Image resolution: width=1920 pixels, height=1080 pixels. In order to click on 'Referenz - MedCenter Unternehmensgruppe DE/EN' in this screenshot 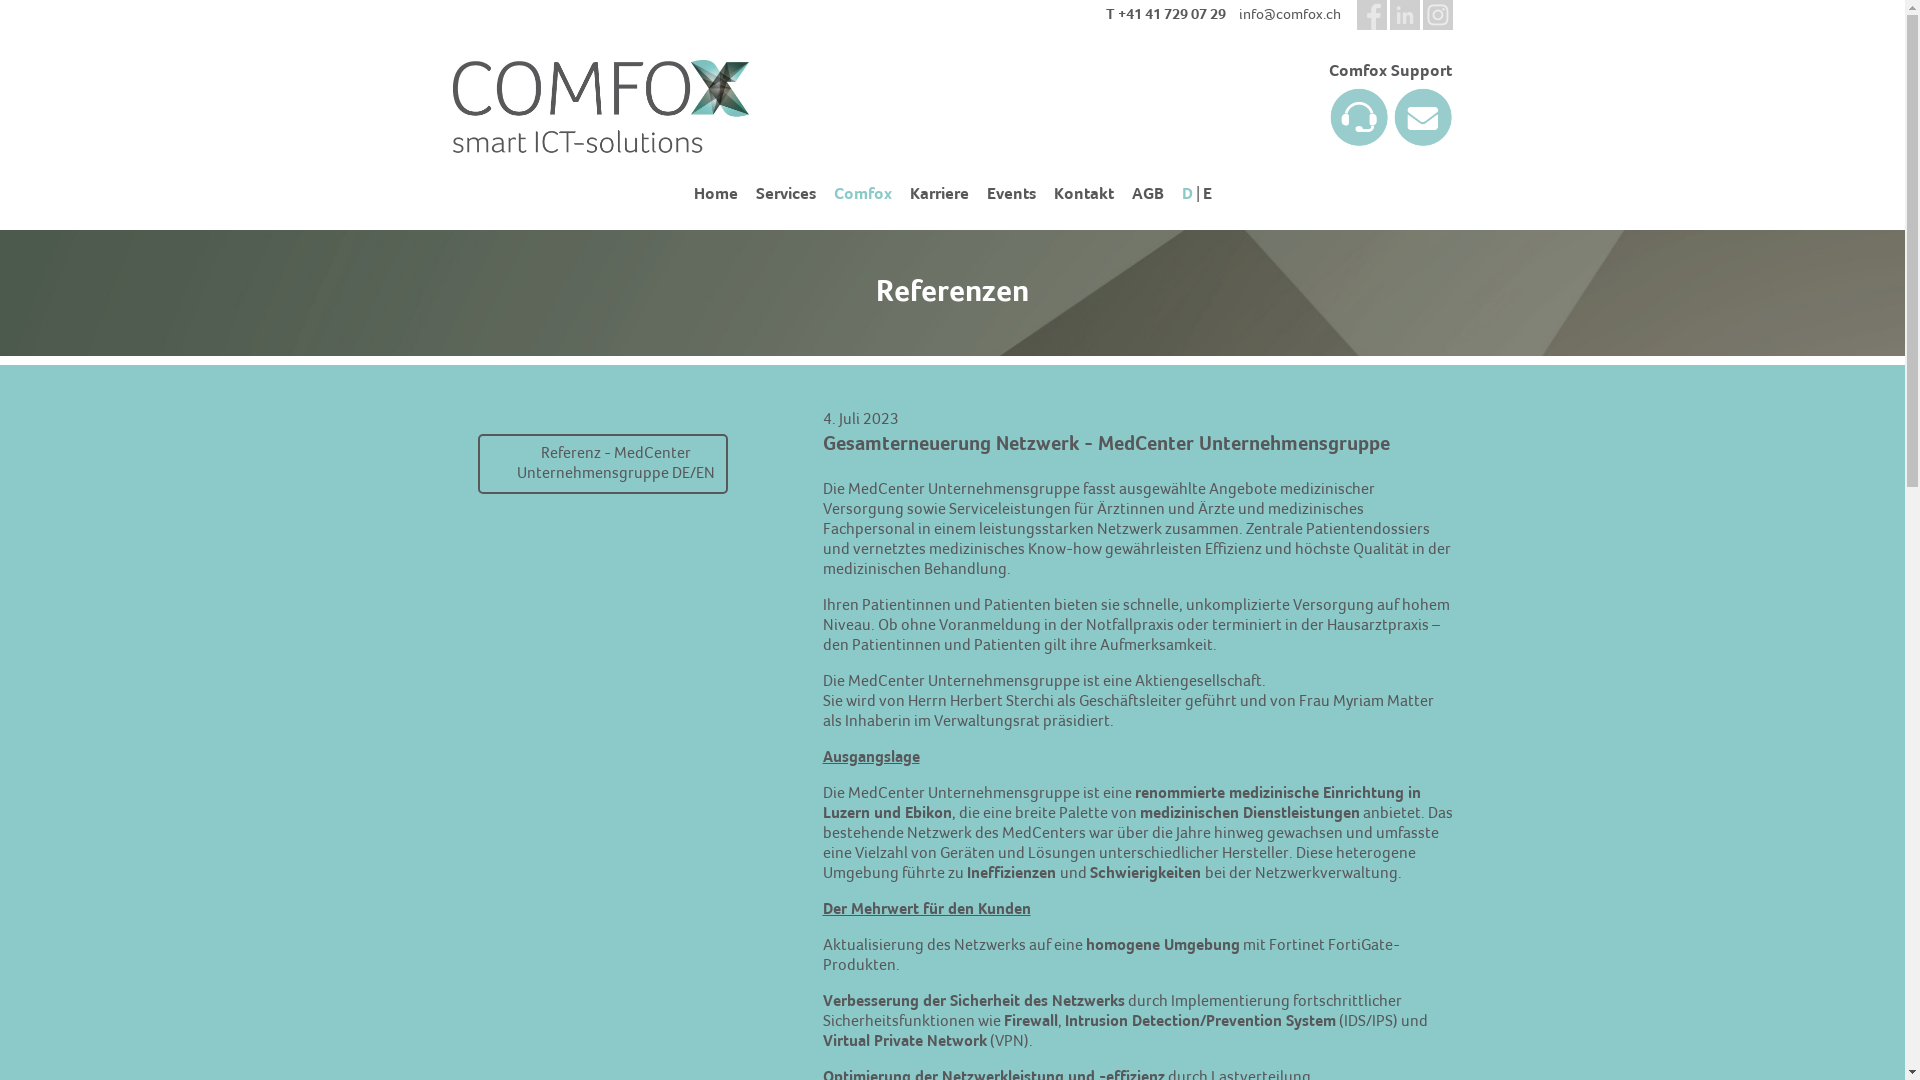, I will do `click(488, 463)`.